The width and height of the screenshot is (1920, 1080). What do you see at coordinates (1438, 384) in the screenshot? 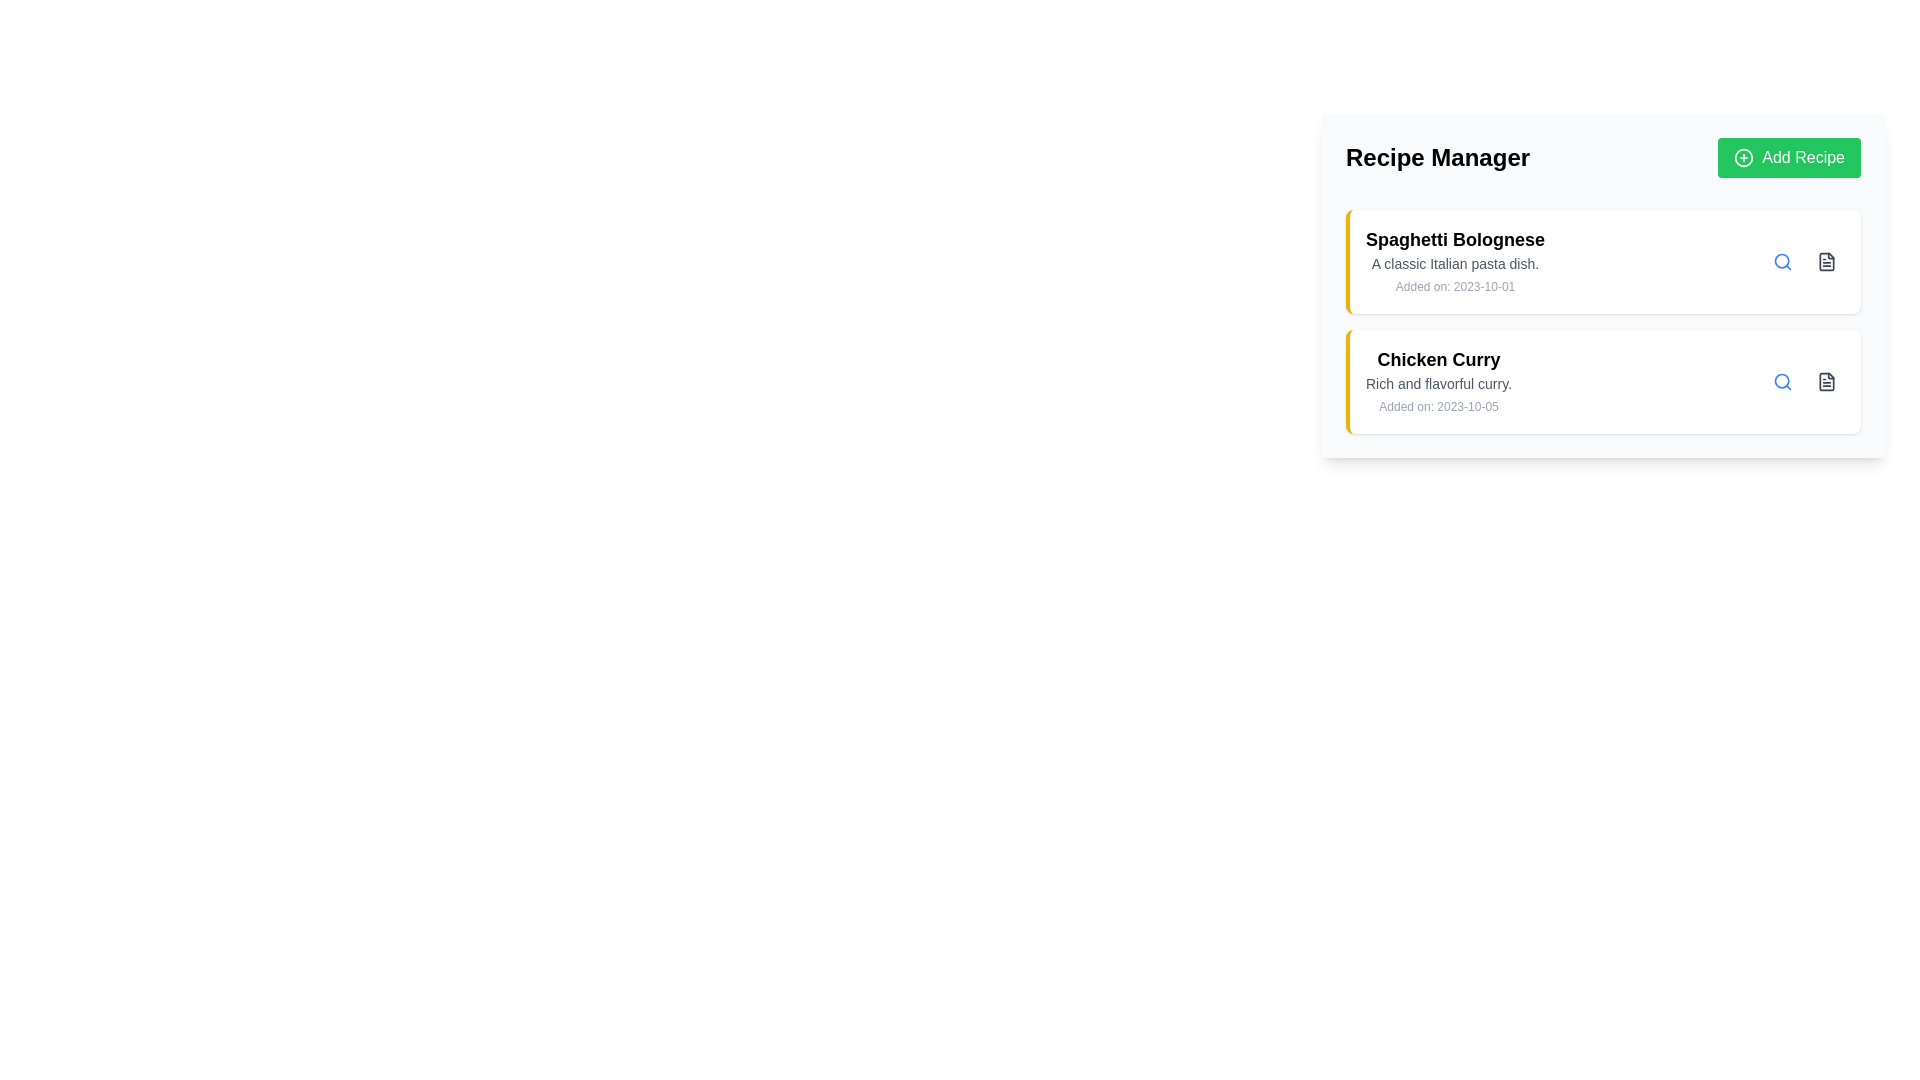
I see `the text label that reads 'Rich and flavorful curry.' which is styled in a small gray font and positioned below the 'Chicken Curry' title in the recipe card` at bounding box center [1438, 384].